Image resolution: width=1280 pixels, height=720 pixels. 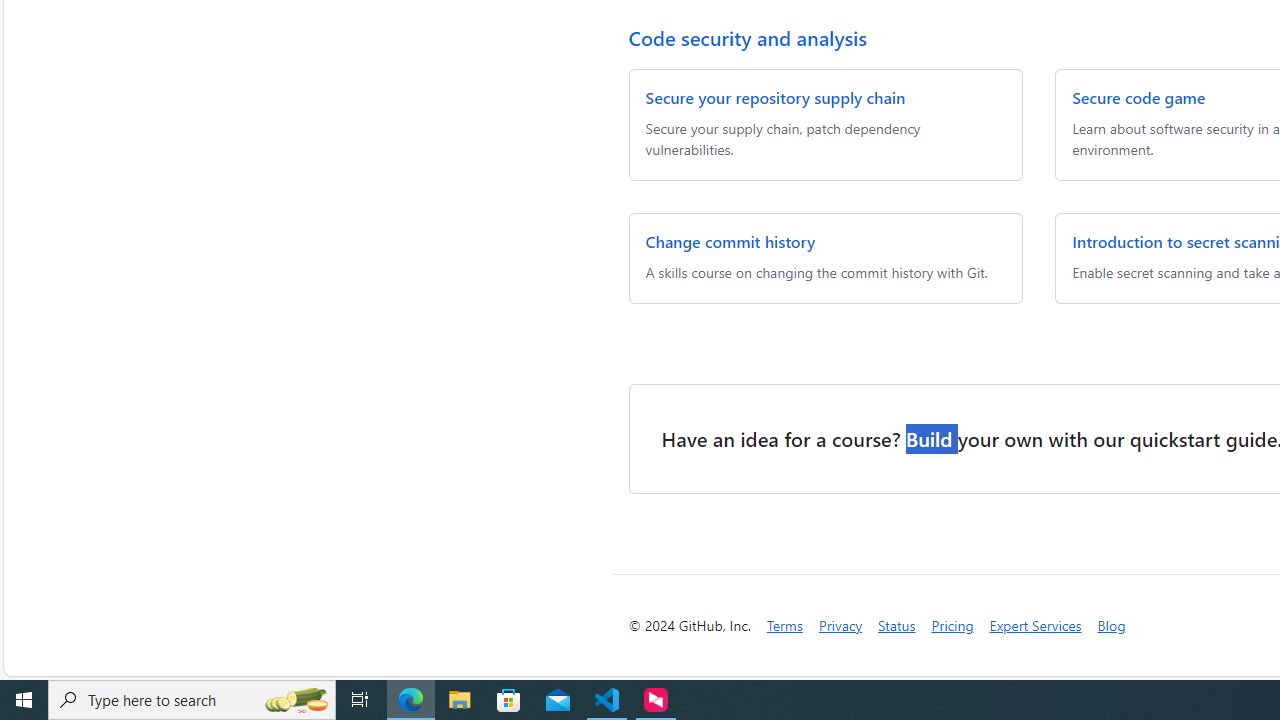 I want to click on 'Change commit history', so click(x=729, y=240).